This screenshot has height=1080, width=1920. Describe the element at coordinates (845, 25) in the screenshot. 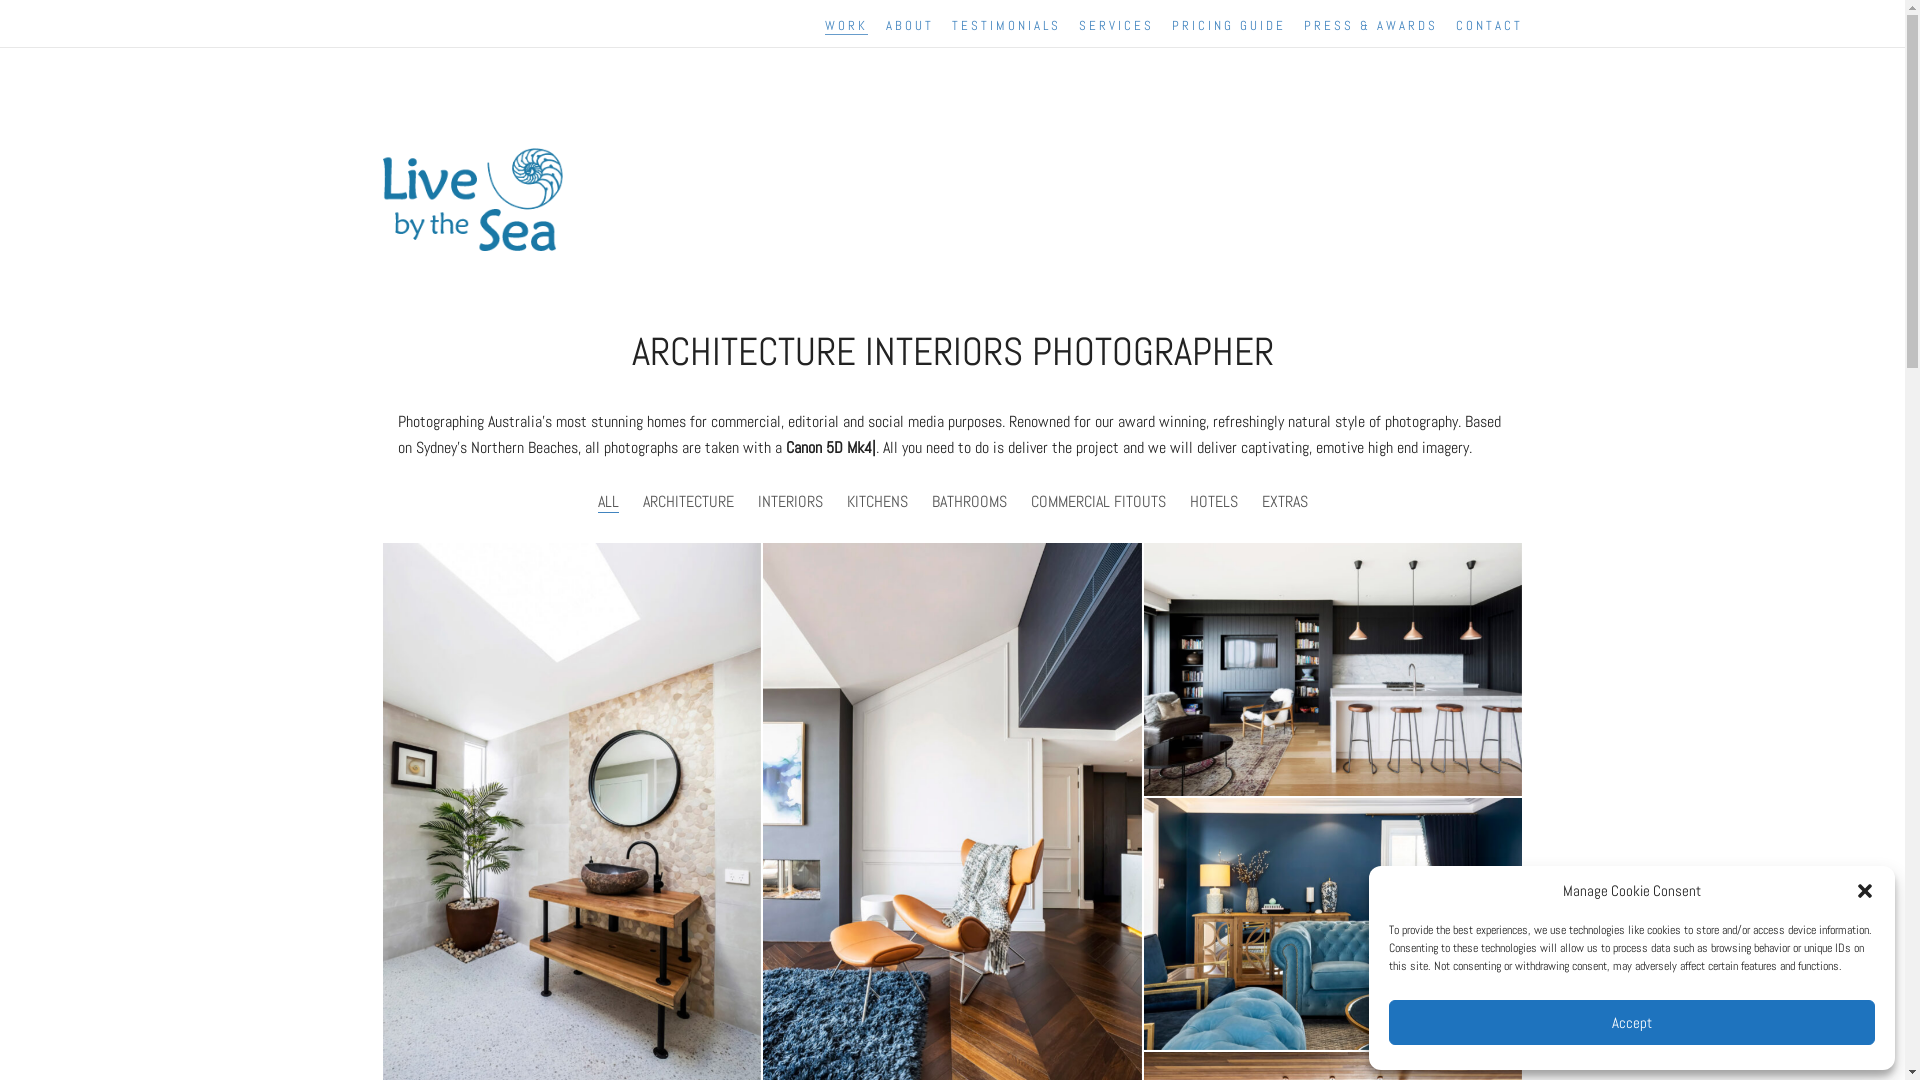

I see `'WORK'` at that location.